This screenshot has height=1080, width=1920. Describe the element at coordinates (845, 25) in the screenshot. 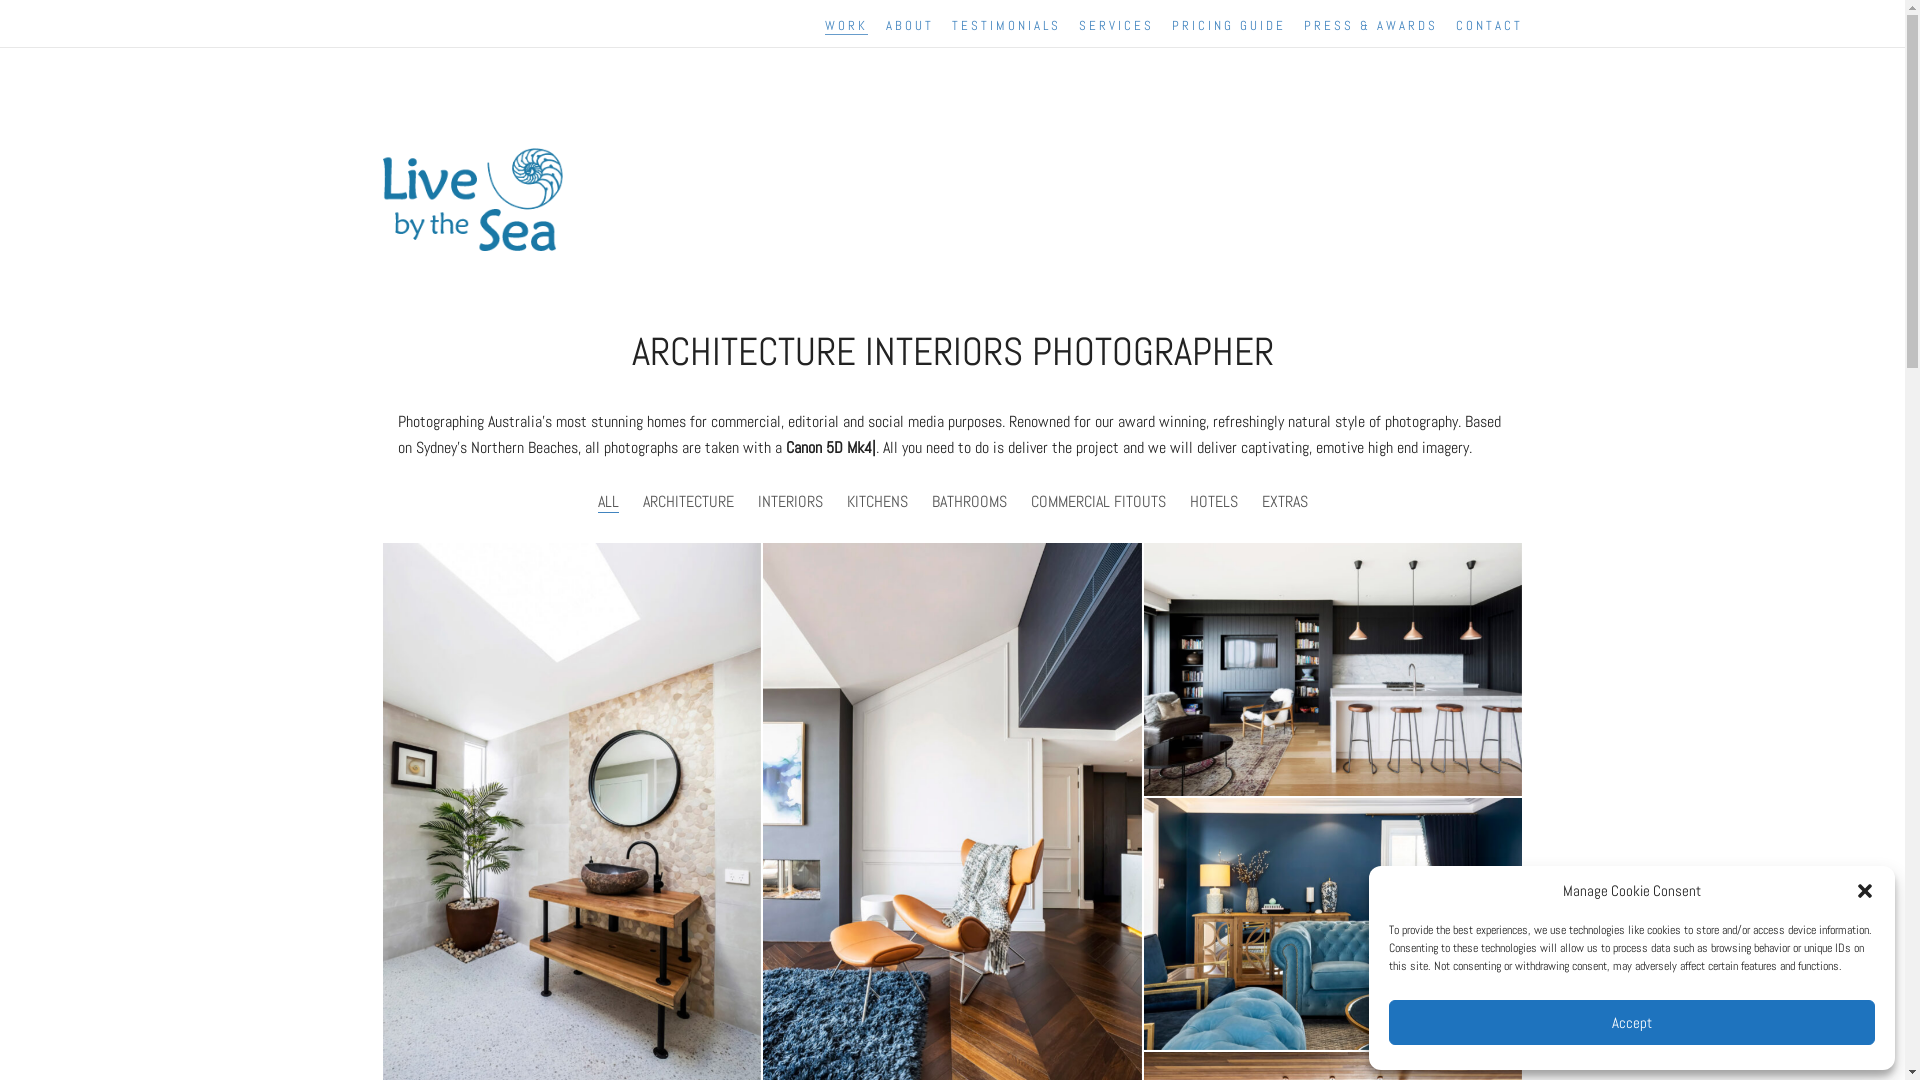

I see `'WORK'` at that location.